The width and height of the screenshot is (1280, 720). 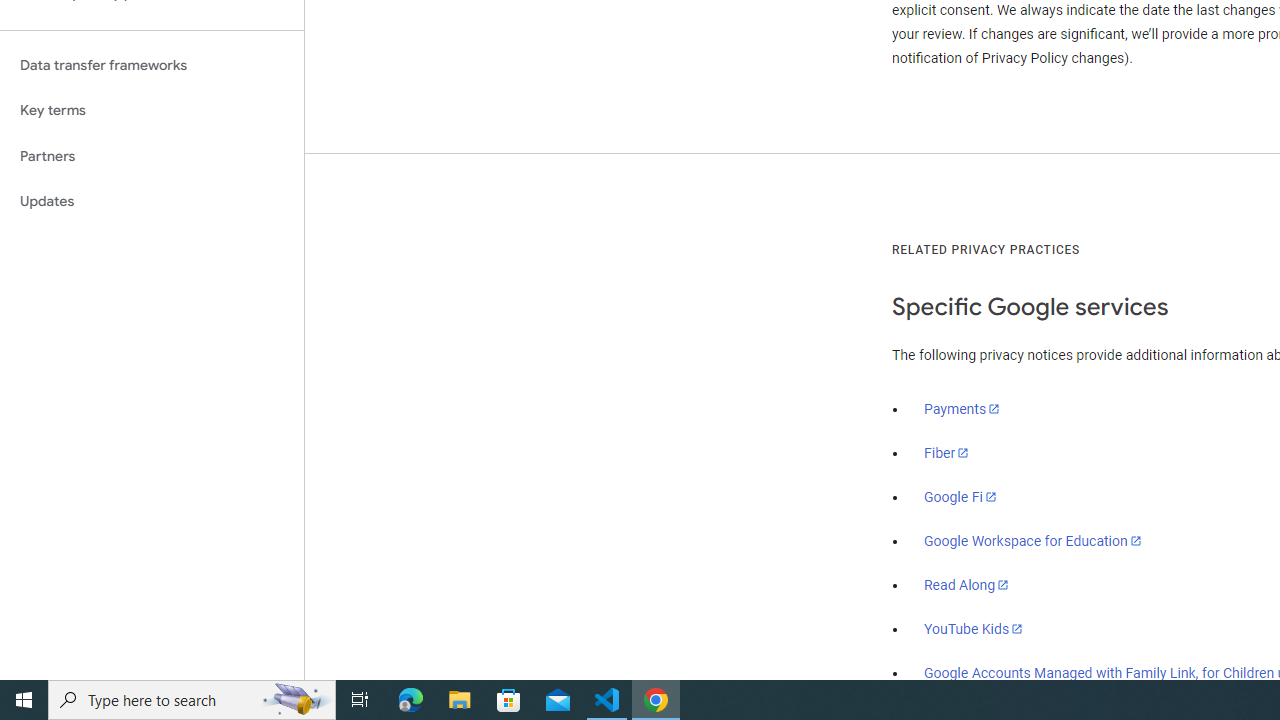 I want to click on 'Read Along', so click(x=967, y=585).